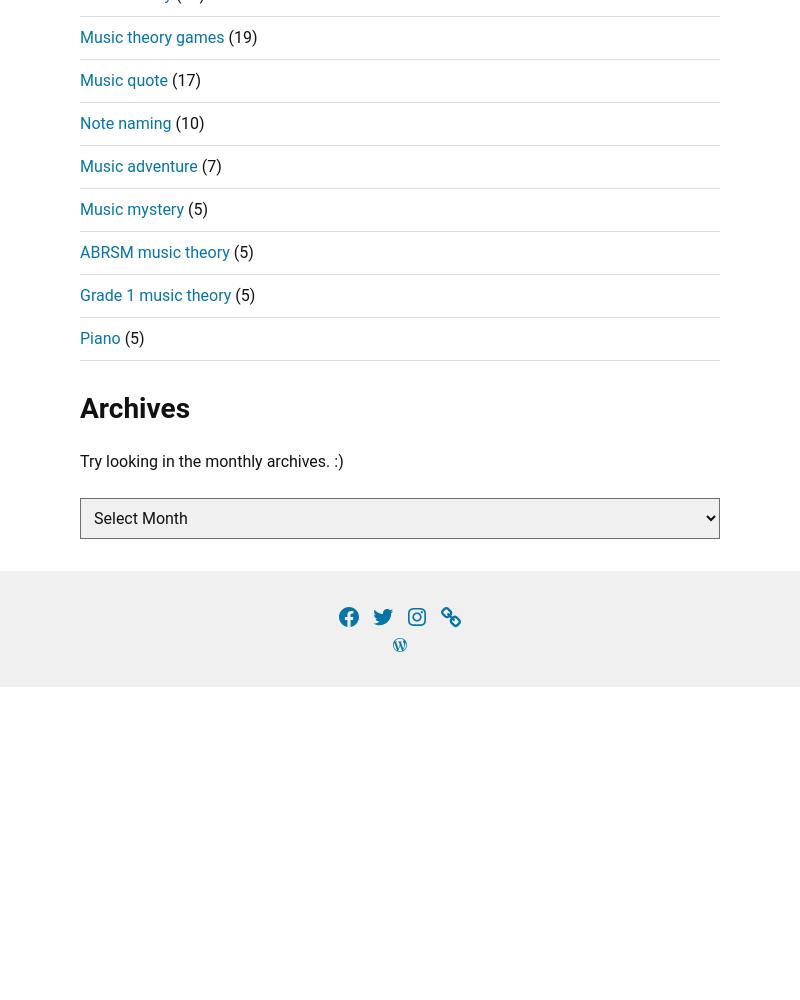  I want to click on 'Piano', so click(100, 336).